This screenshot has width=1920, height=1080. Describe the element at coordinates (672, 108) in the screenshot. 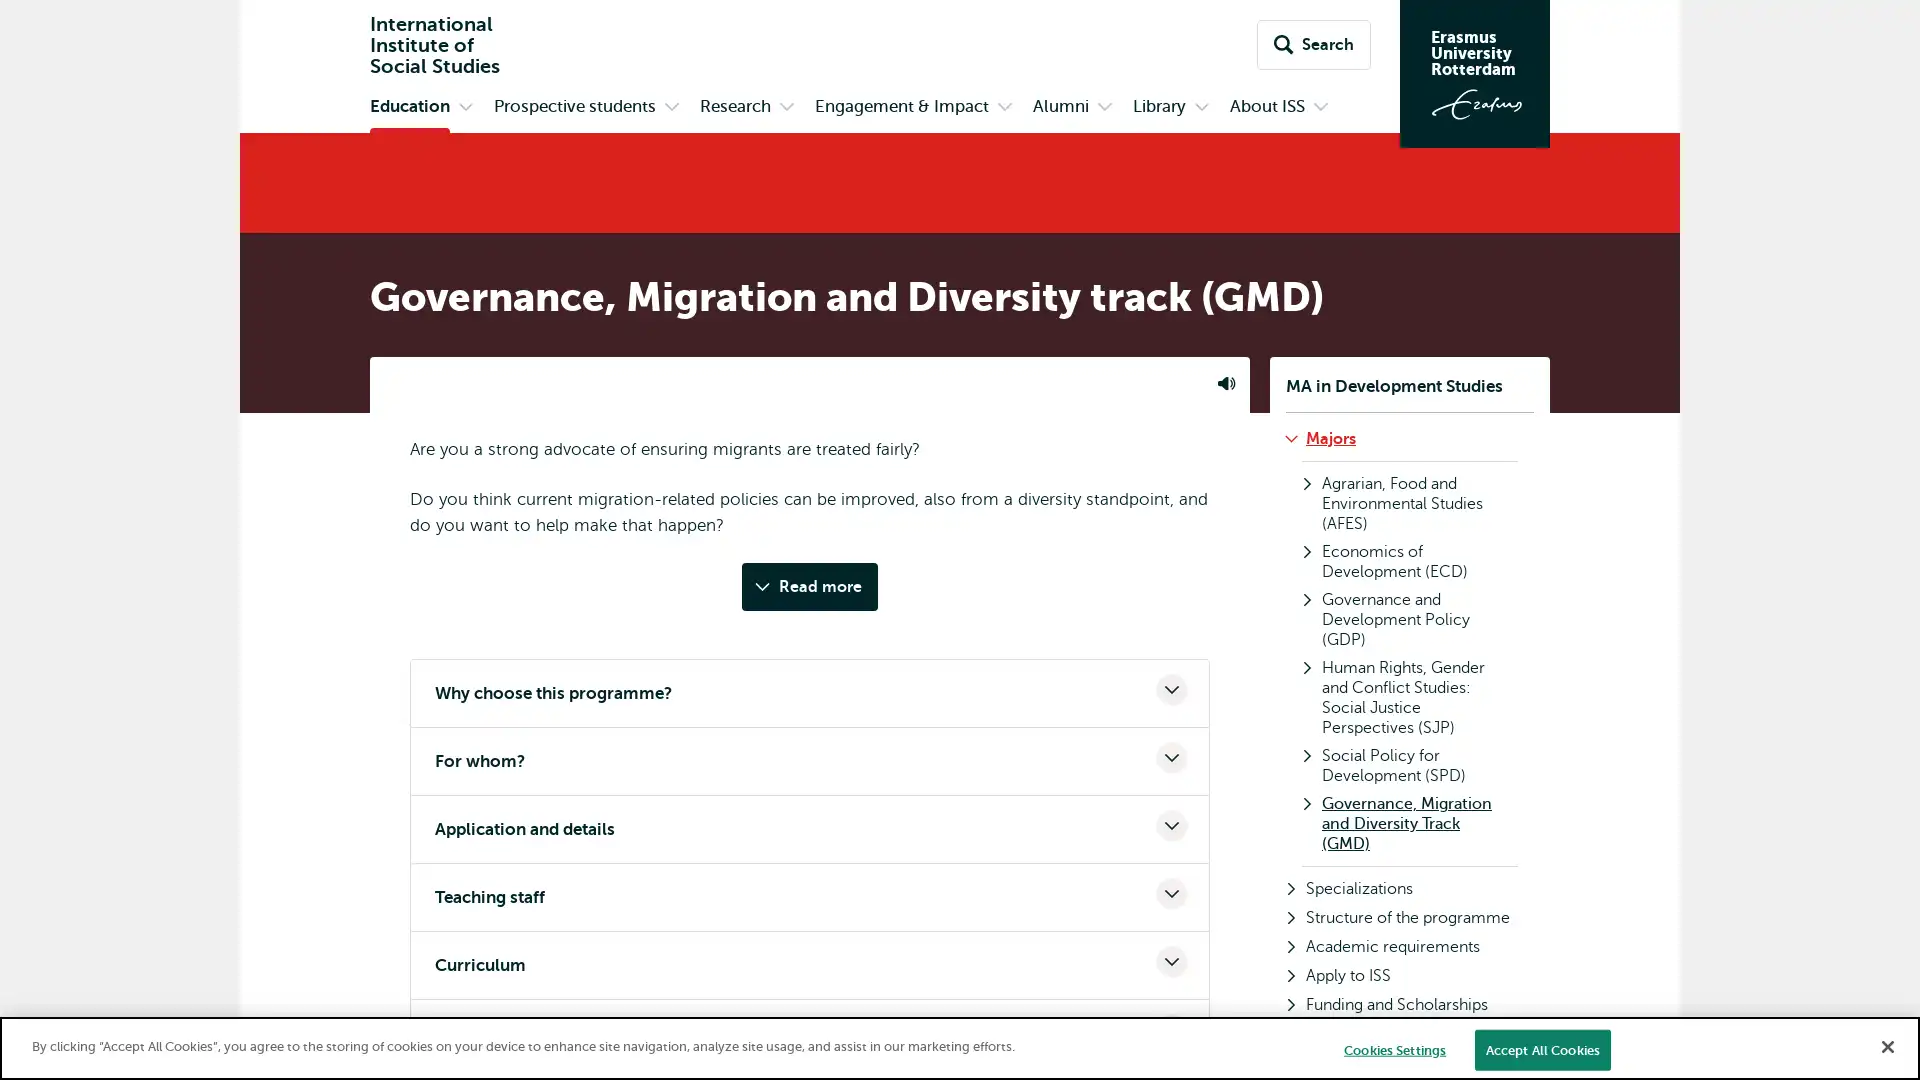

I see `Open submenu` at that location.